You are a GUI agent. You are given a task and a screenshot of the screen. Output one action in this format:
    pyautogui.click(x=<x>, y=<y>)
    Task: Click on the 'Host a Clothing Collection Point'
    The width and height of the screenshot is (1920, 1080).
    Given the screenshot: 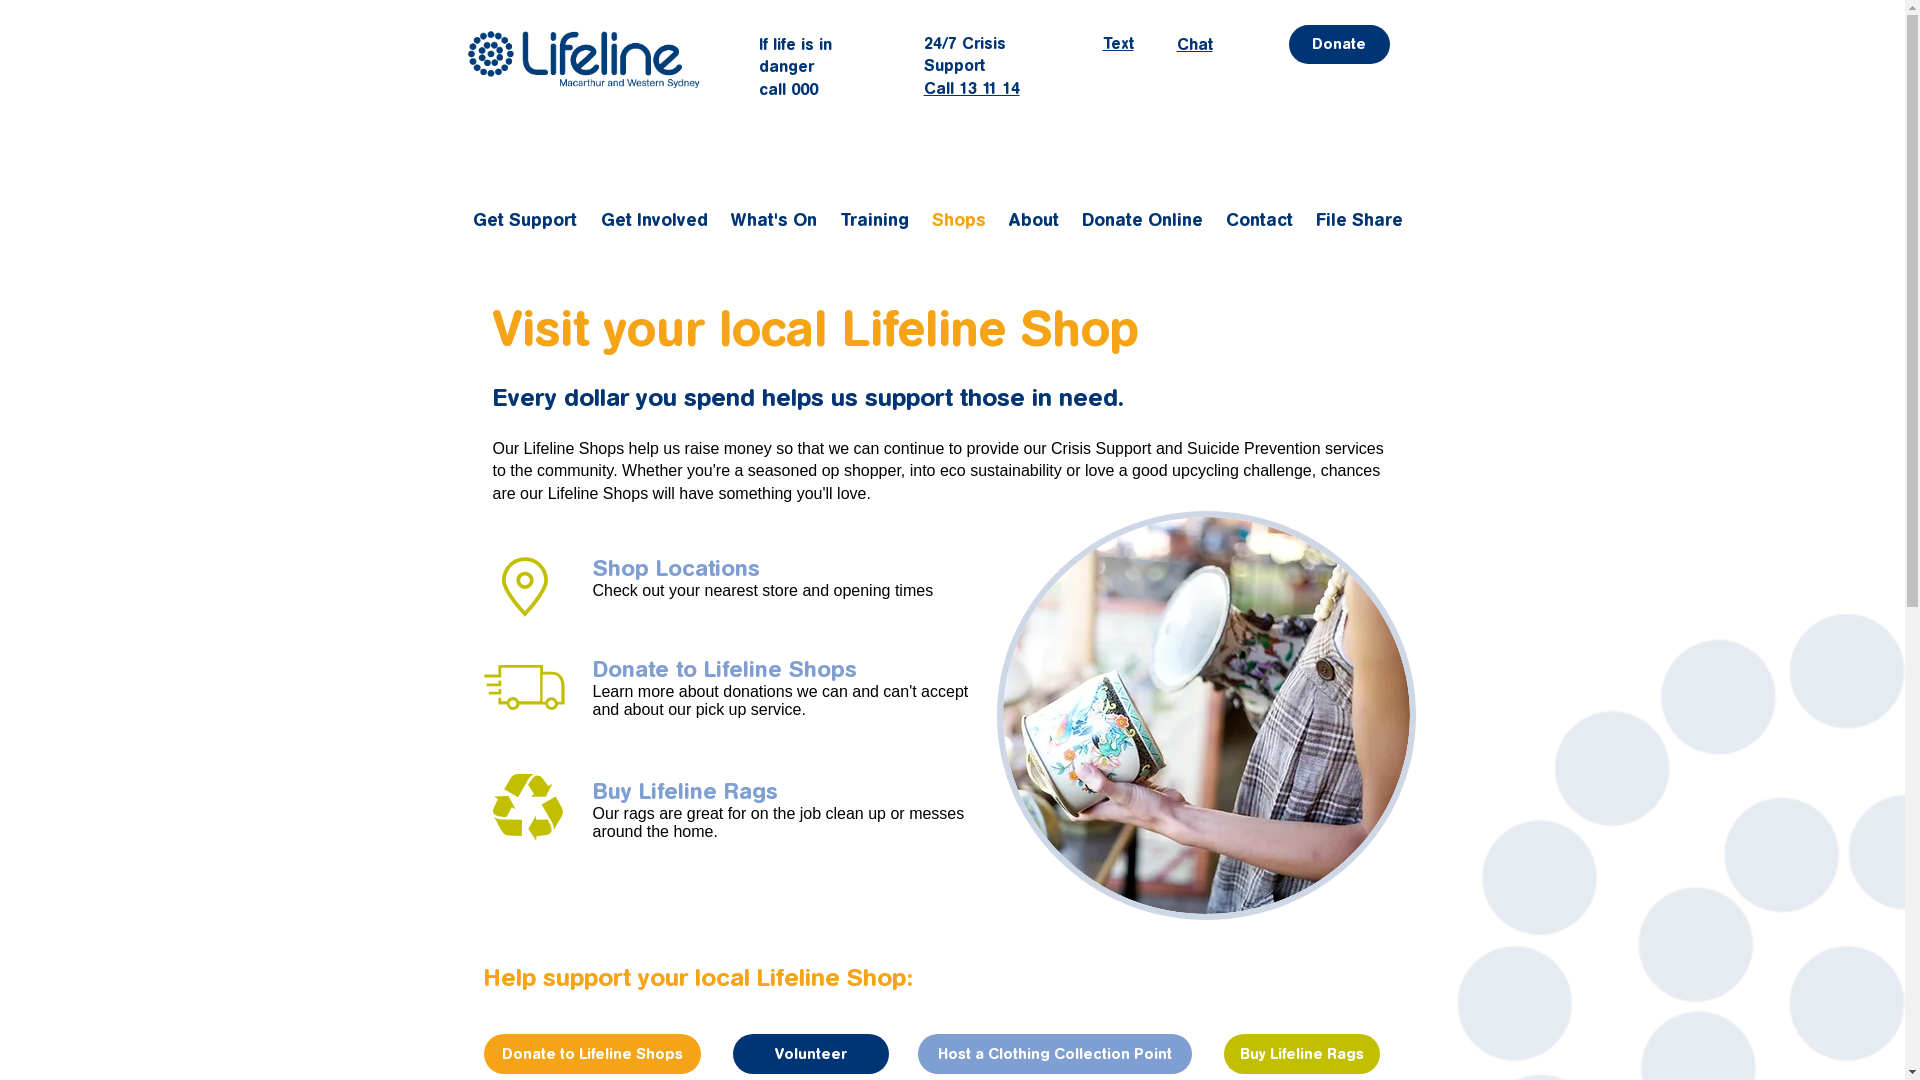 What is the action you would take?
    pyautogui.click(x=916, y=1052)
    